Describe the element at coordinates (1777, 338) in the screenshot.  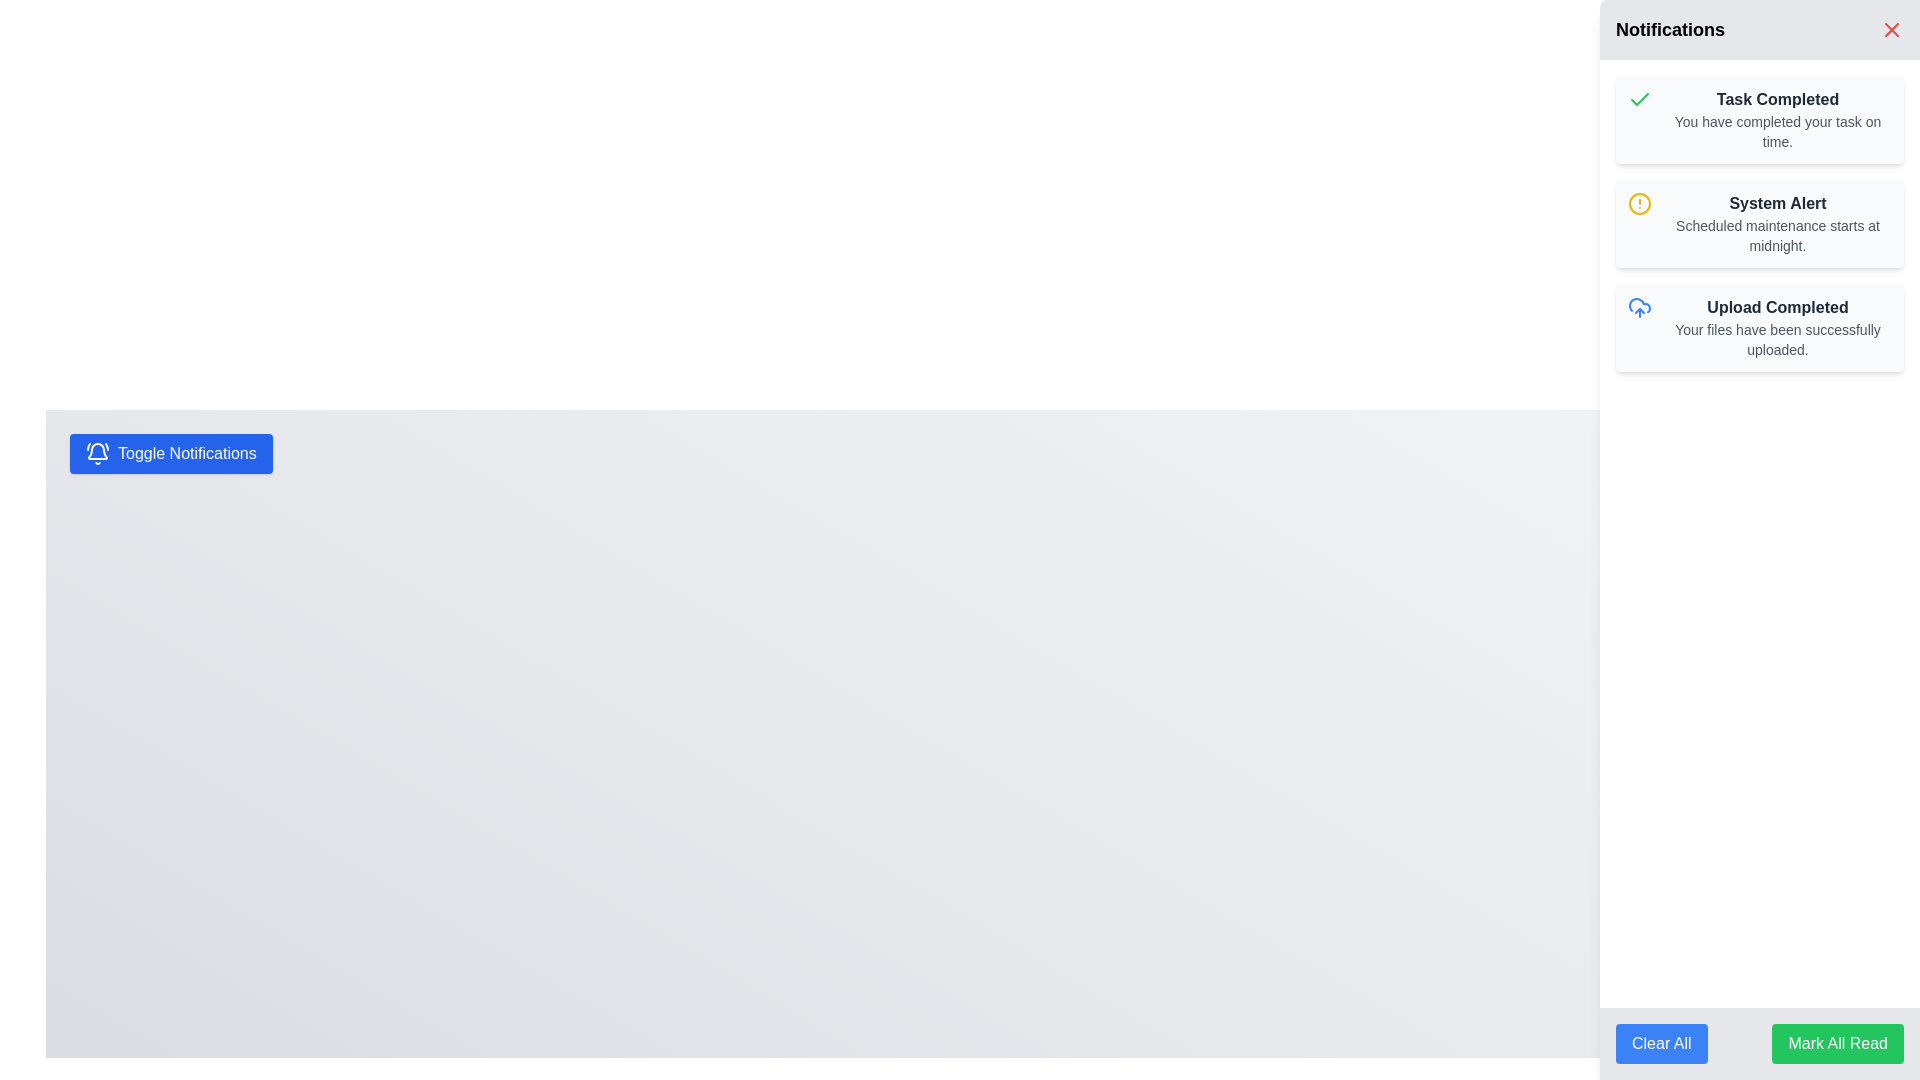
I see `the text element that reads 'Your files have been successfully uploaded.' in the notifications panel, which is styled in gray and positioned below the bold heading 'Upload Completed.'` at that location.